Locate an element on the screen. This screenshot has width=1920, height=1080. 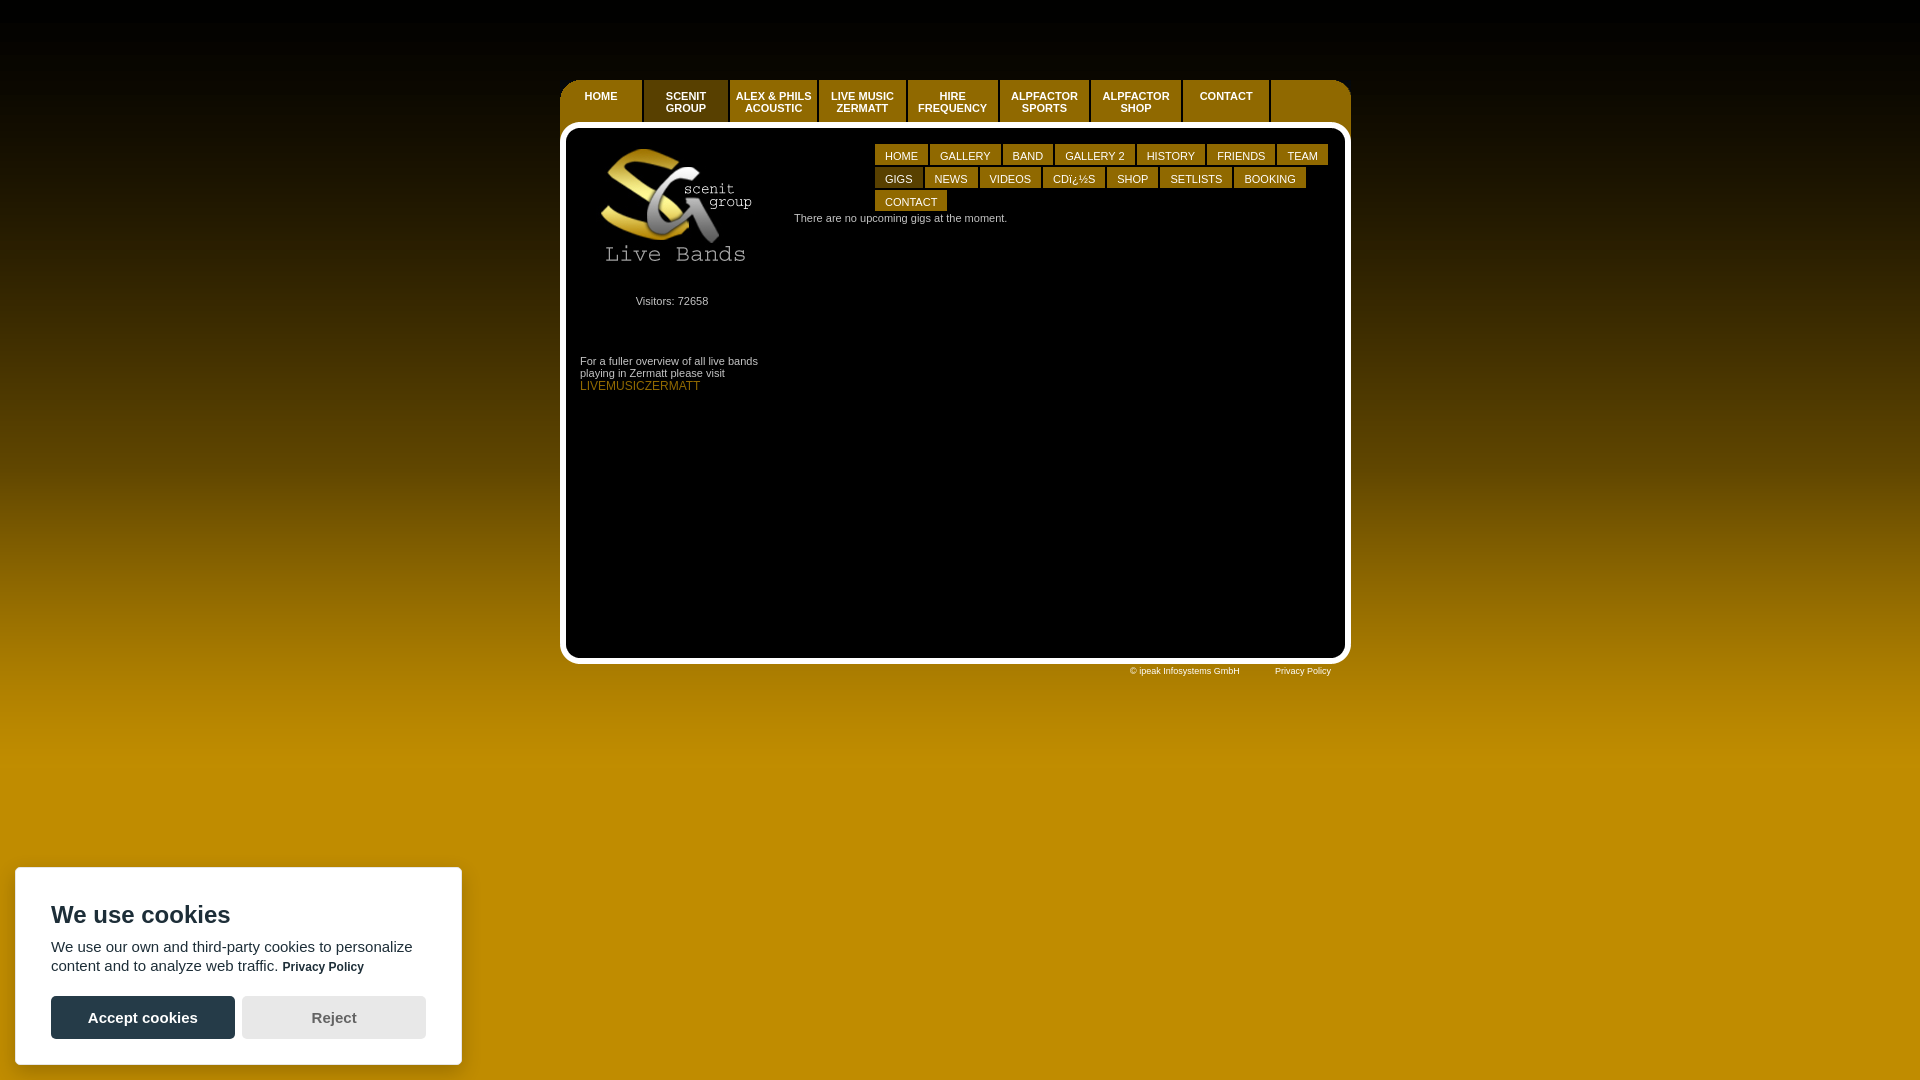
'NEWS' is located at coordinates (950, 176).